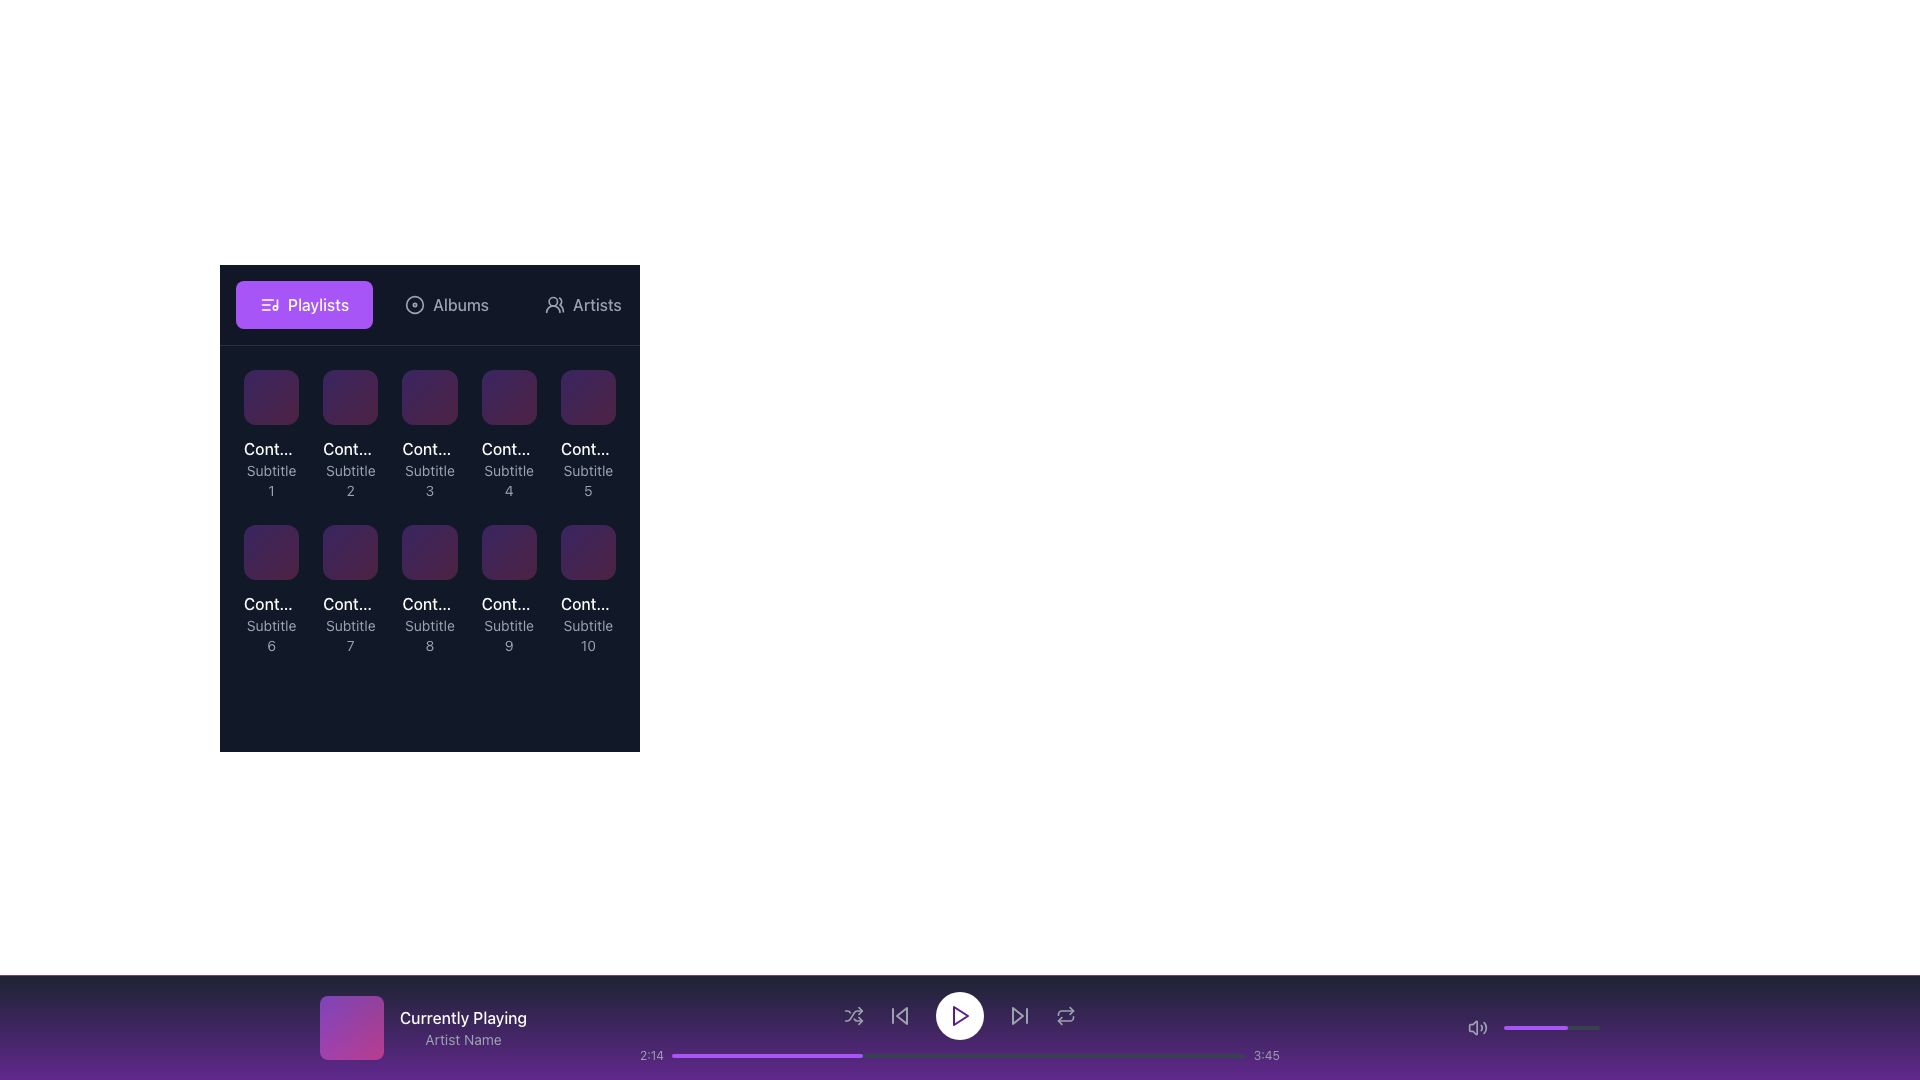  Describe the element at coordinates (587, 589) in the screenshot. I see `the Play Button SVG Icon located at the center of the overlay on the 10th card labeled 'Cont... Subtitle 10'` at that location.